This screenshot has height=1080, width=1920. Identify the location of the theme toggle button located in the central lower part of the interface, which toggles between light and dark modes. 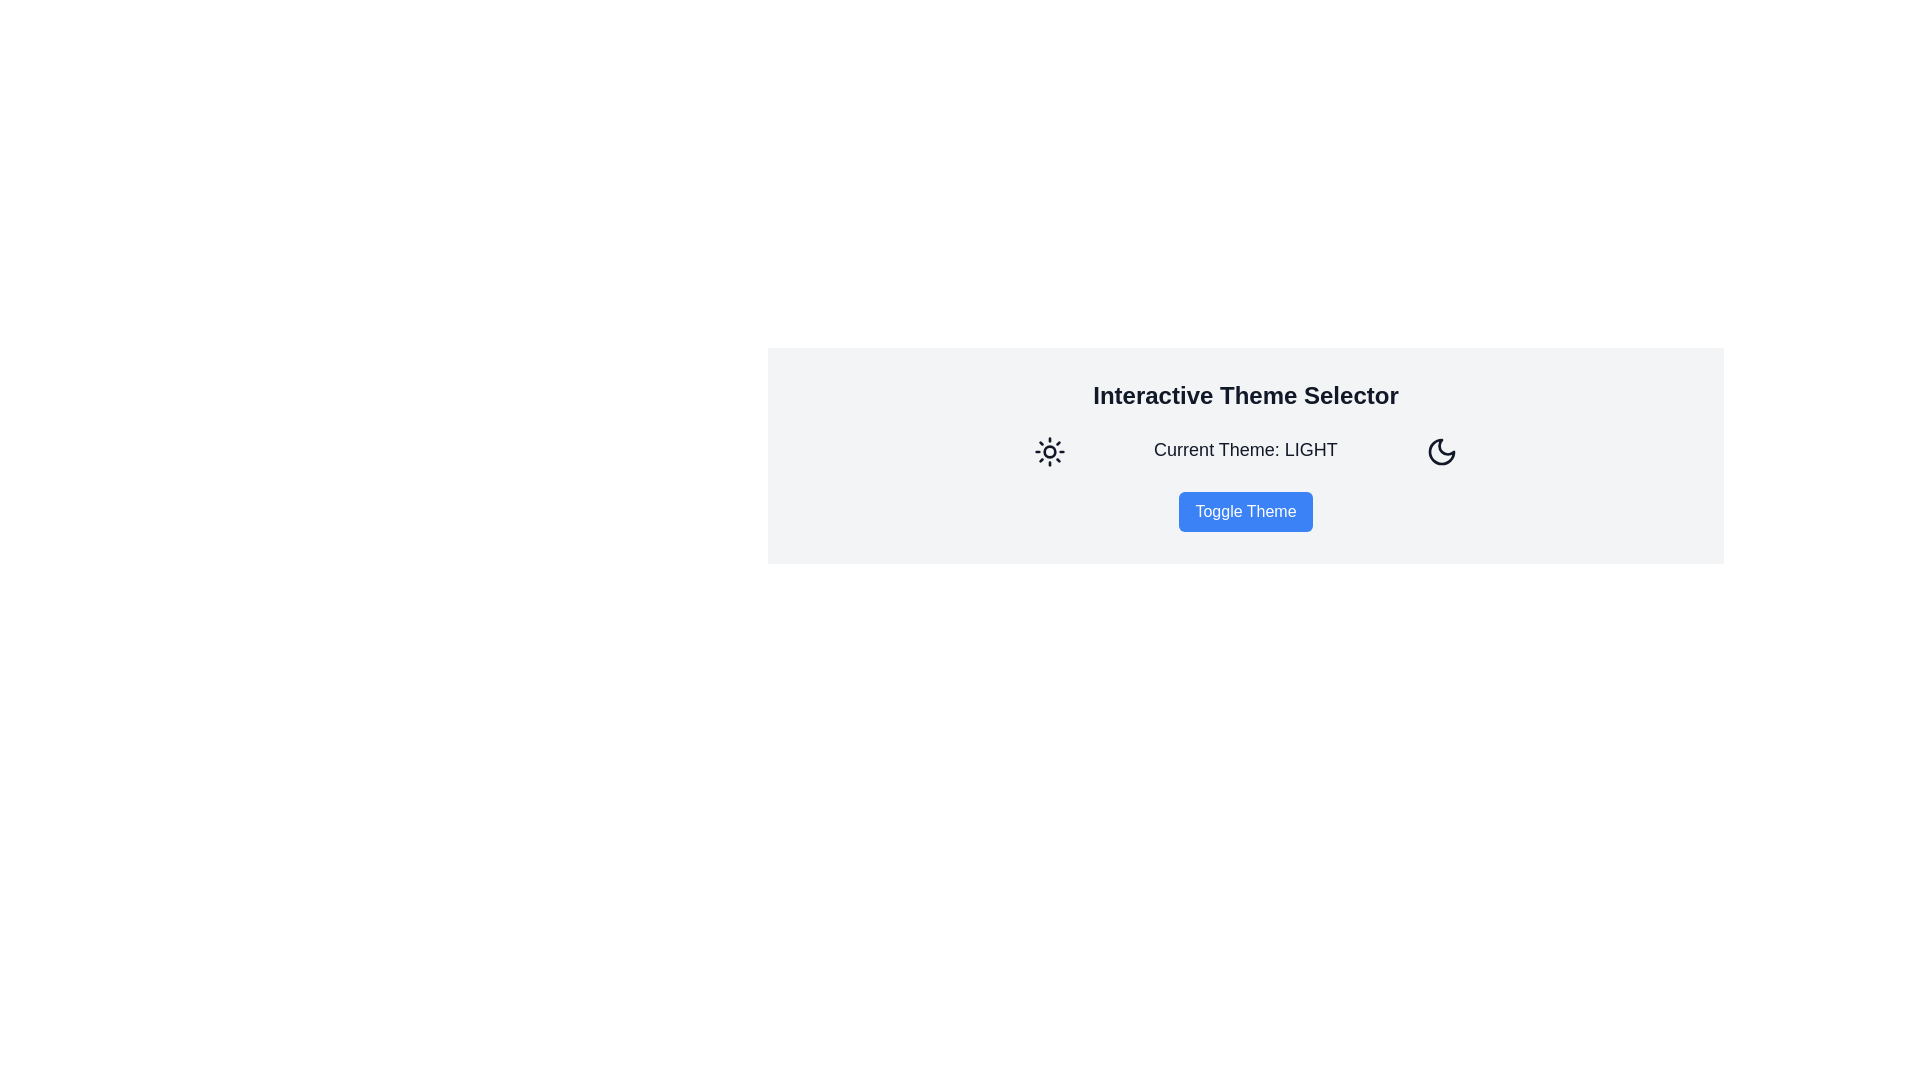
(1245, 511).